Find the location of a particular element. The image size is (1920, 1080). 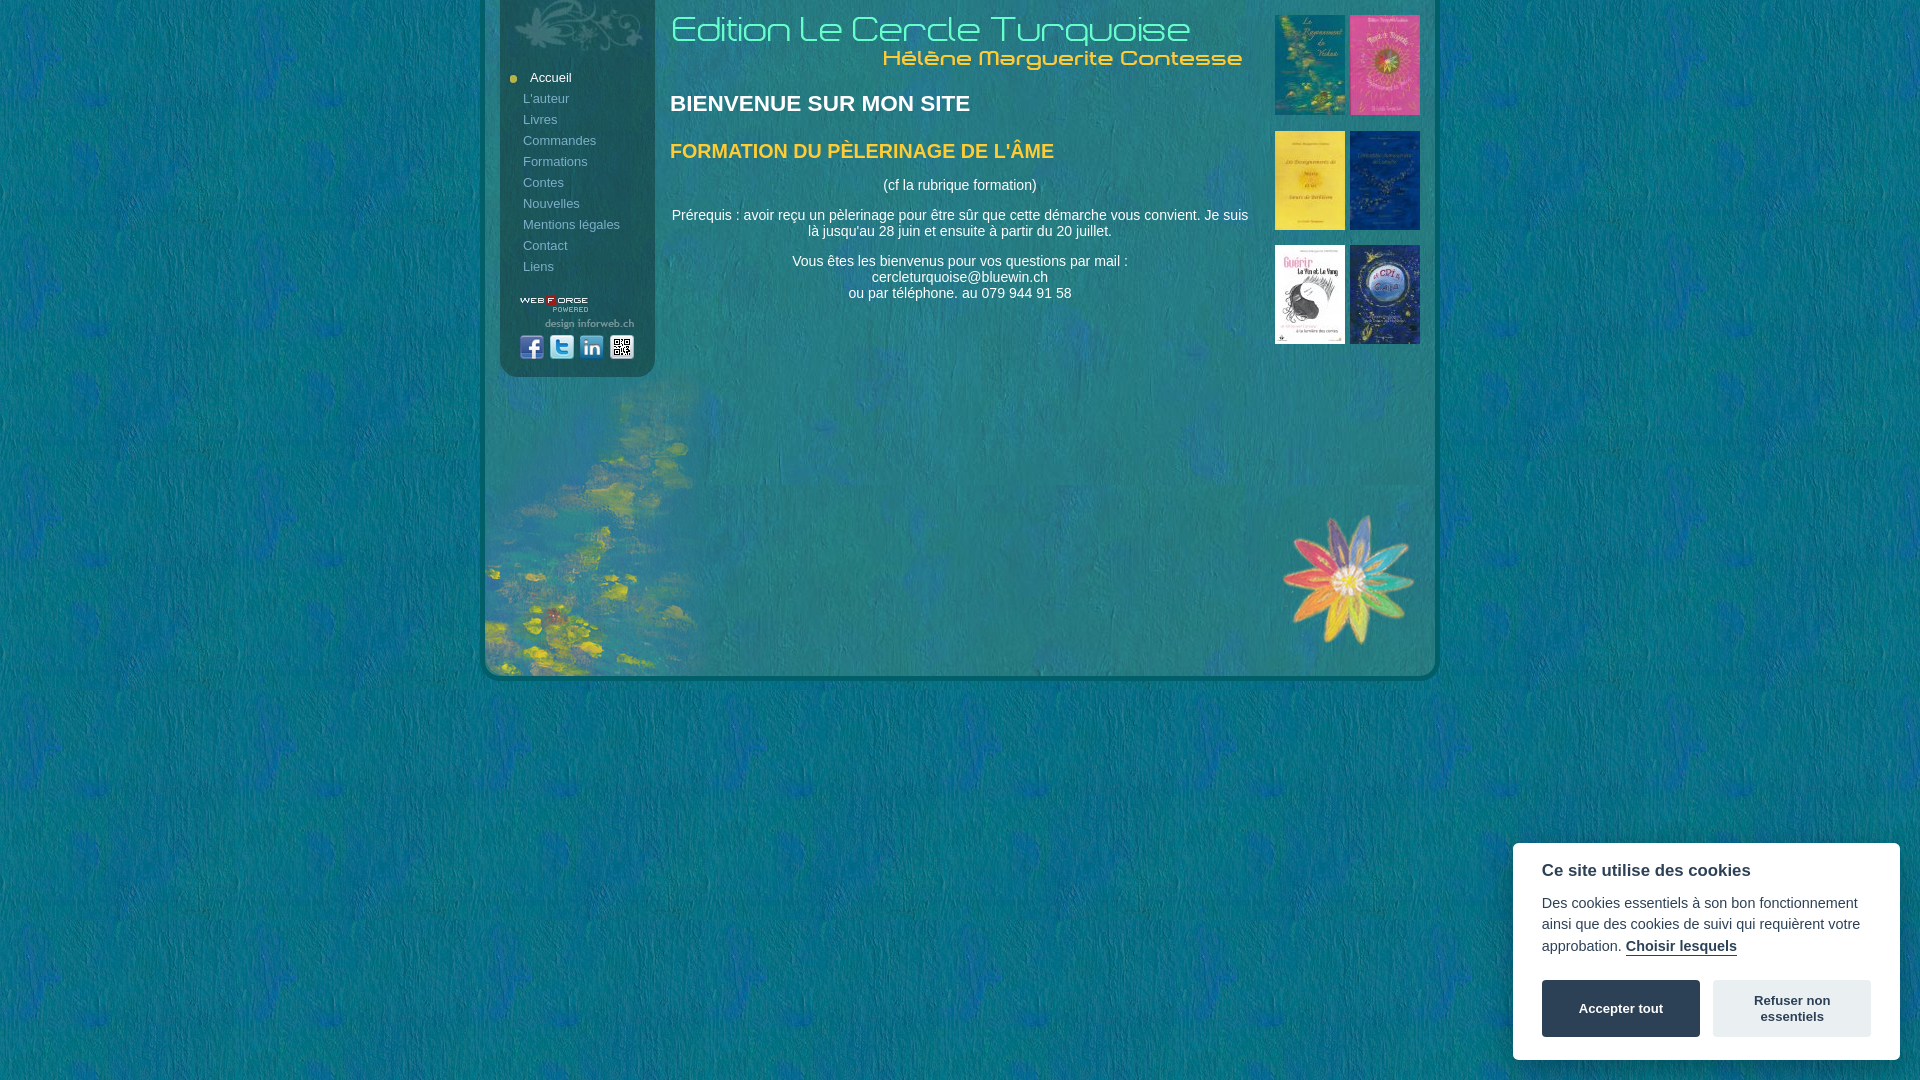

'Livres' is located at coordinates (508, 119).